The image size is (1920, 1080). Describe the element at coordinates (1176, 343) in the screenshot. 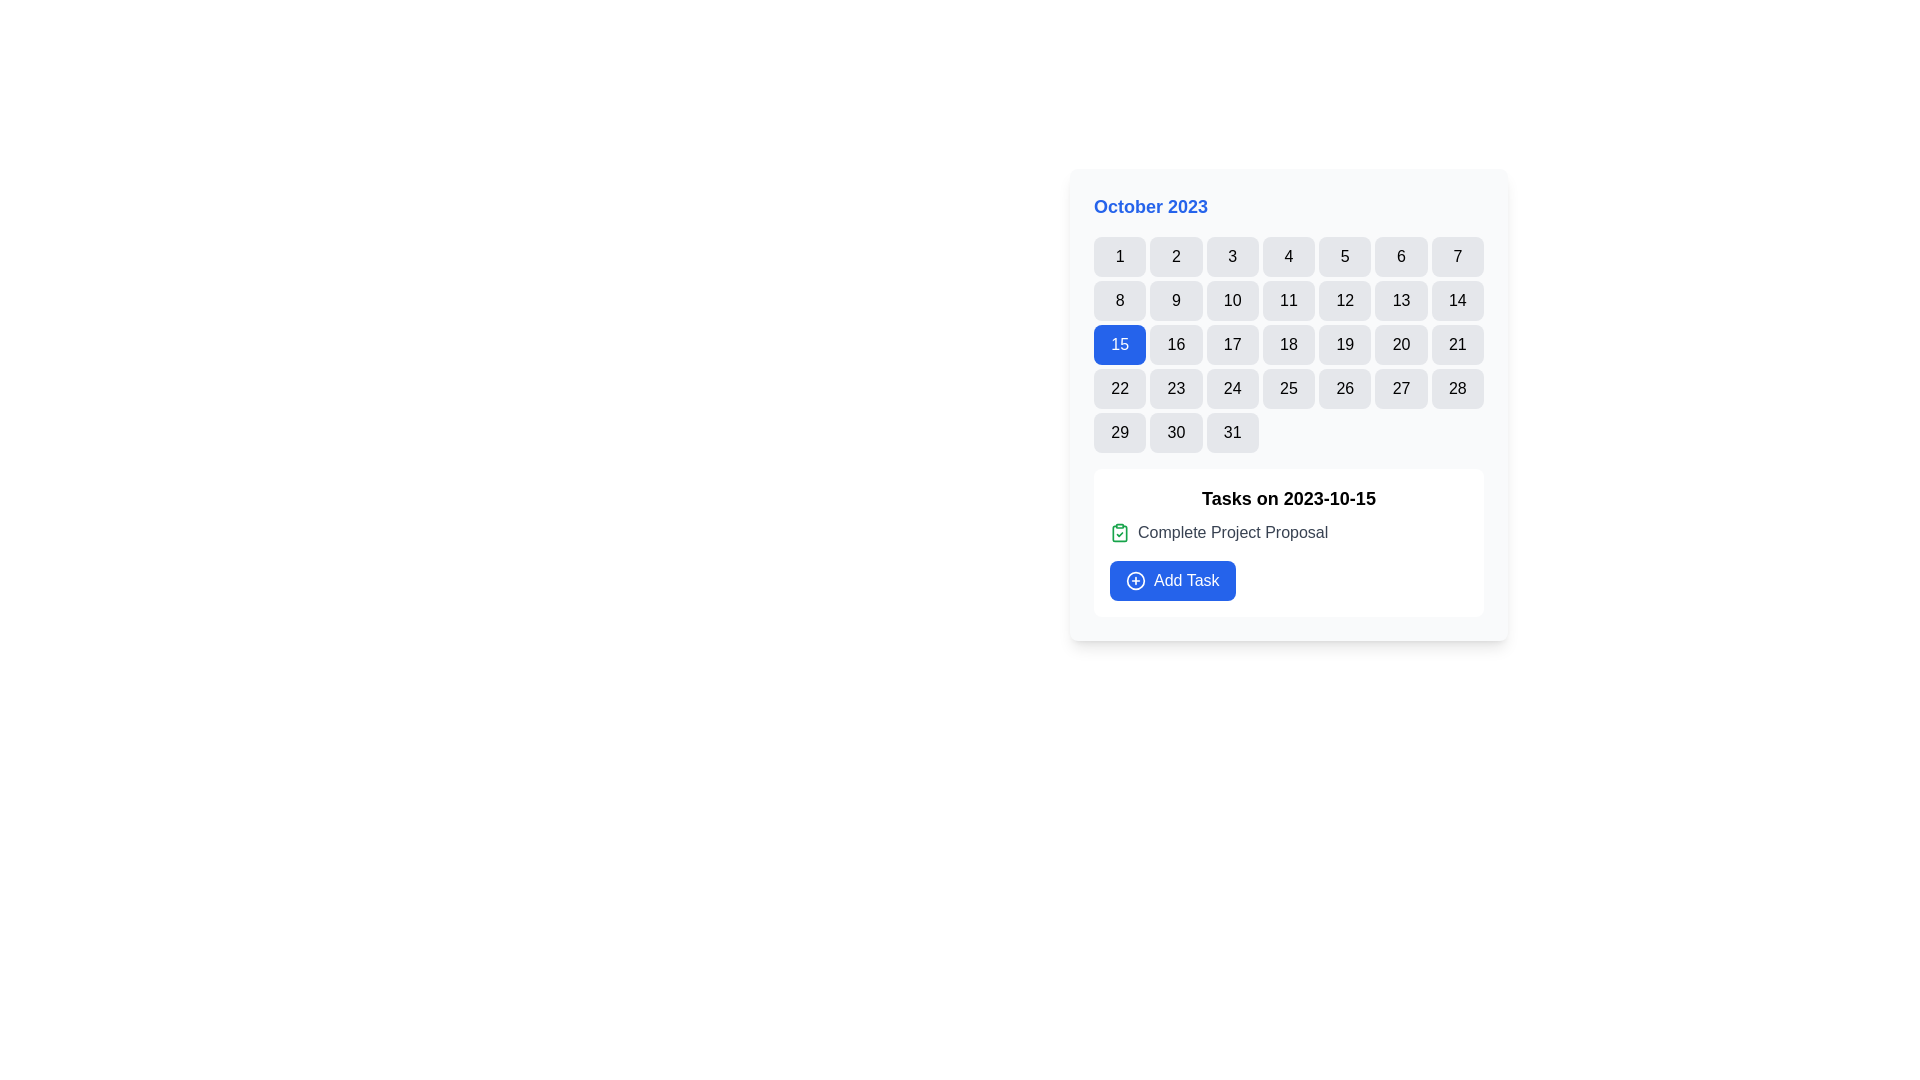

I see `the rectangular button with rounded corners and a light gray background containing the text '16', which is part of a calendar grid layout` at that location.